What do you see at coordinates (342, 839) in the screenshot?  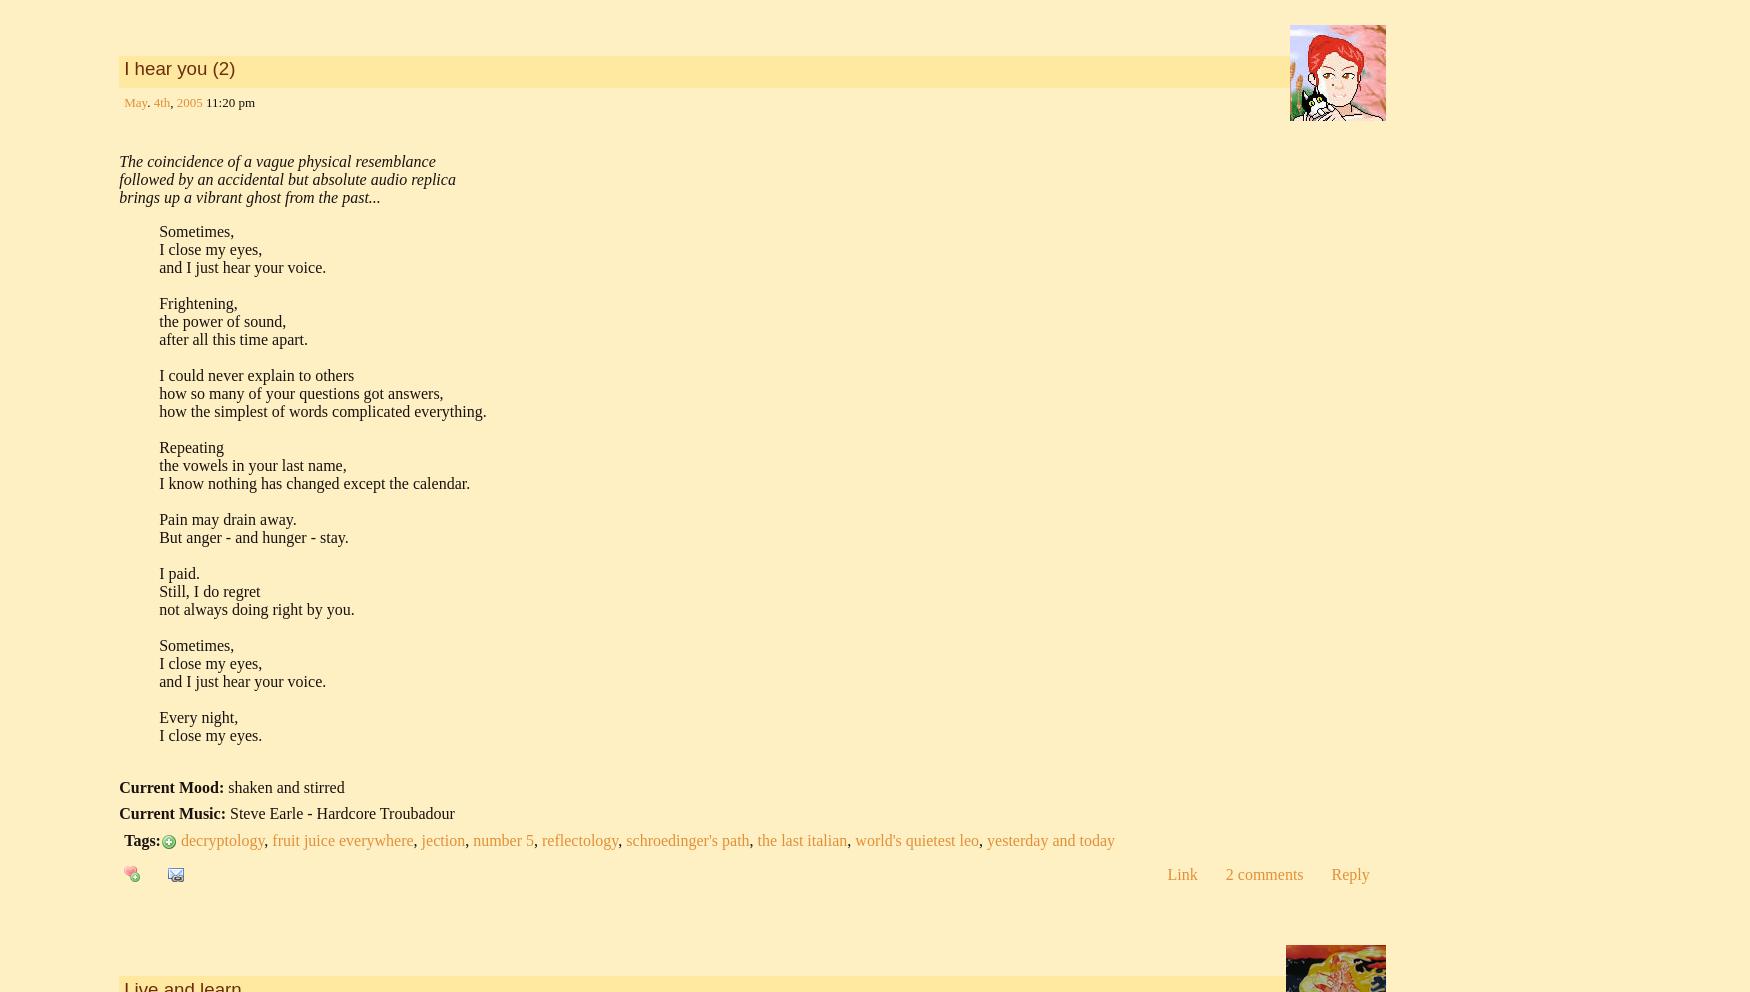 I see `'fruit juice everywhere'` at bounding box center [342, 839].